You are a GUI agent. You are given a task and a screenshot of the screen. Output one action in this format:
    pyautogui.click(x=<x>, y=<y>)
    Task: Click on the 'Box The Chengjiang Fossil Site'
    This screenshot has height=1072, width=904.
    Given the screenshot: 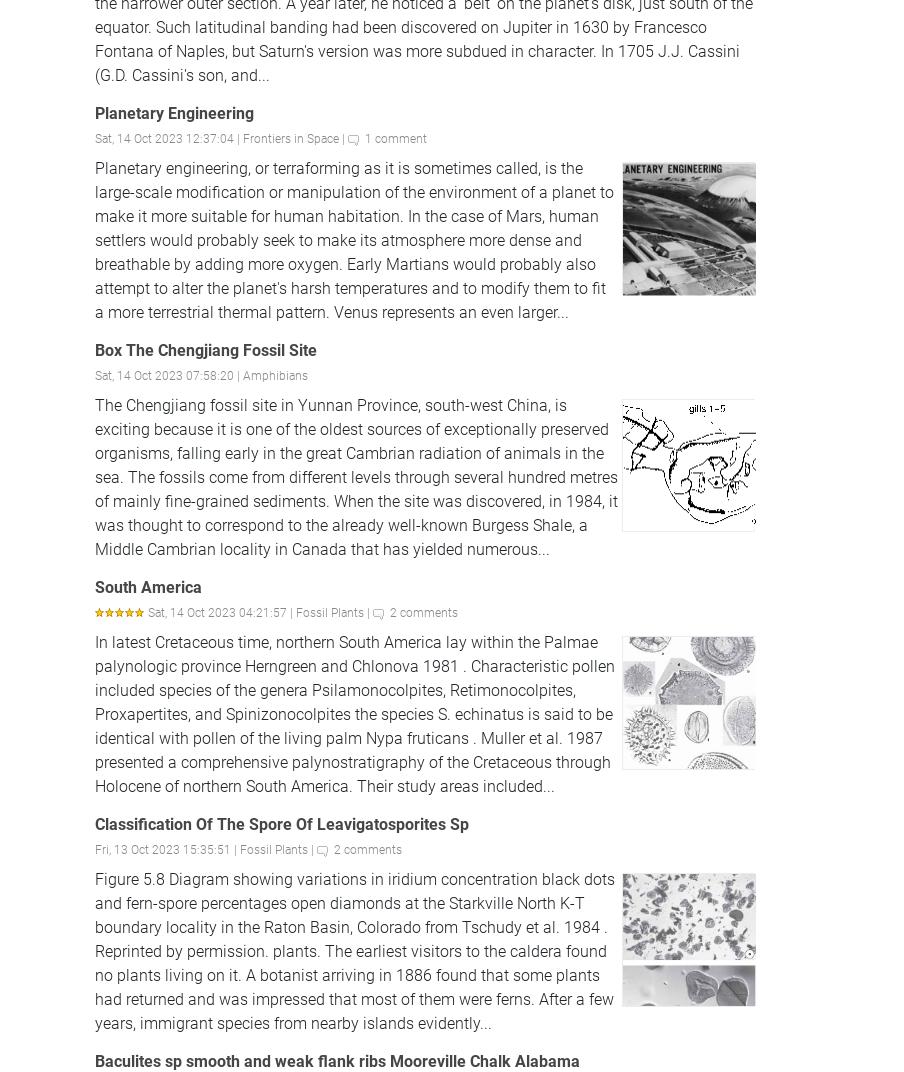 What is the action you would take?
    pyautogui.click(x=95, y=349)
    